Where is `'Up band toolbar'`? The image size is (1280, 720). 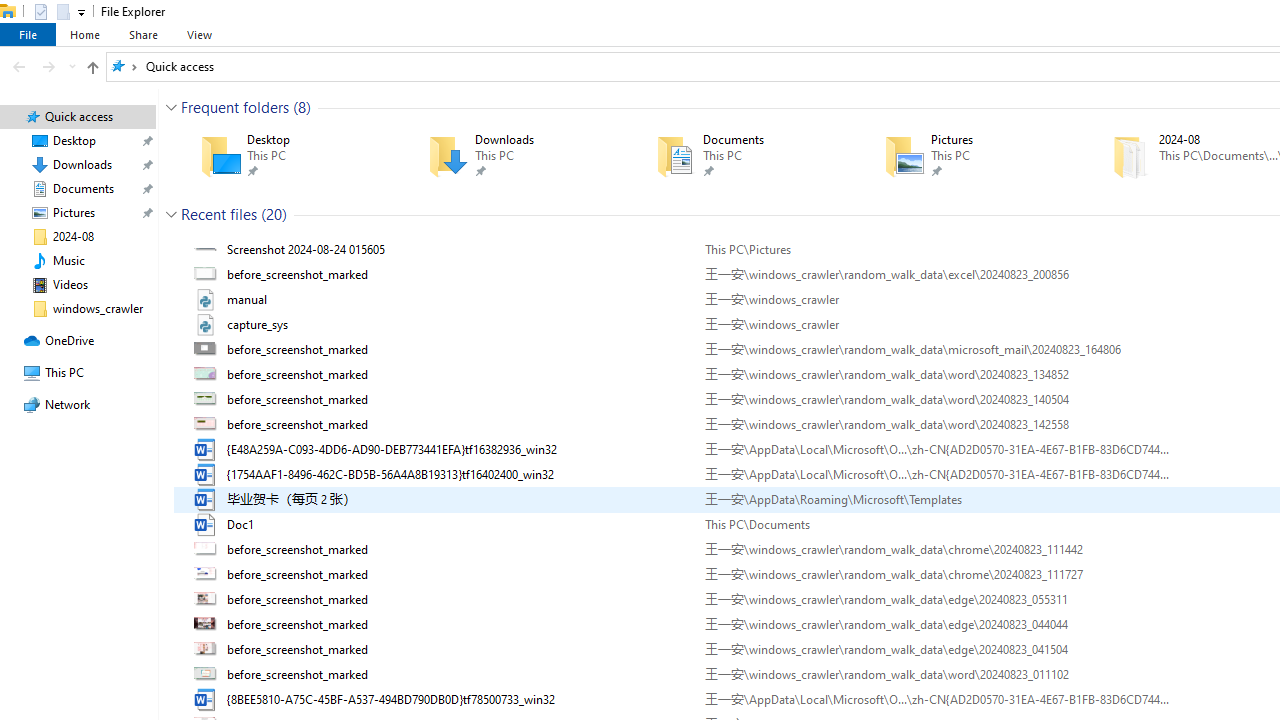 'Up band toolbar' is located at coordinates (91, 69).